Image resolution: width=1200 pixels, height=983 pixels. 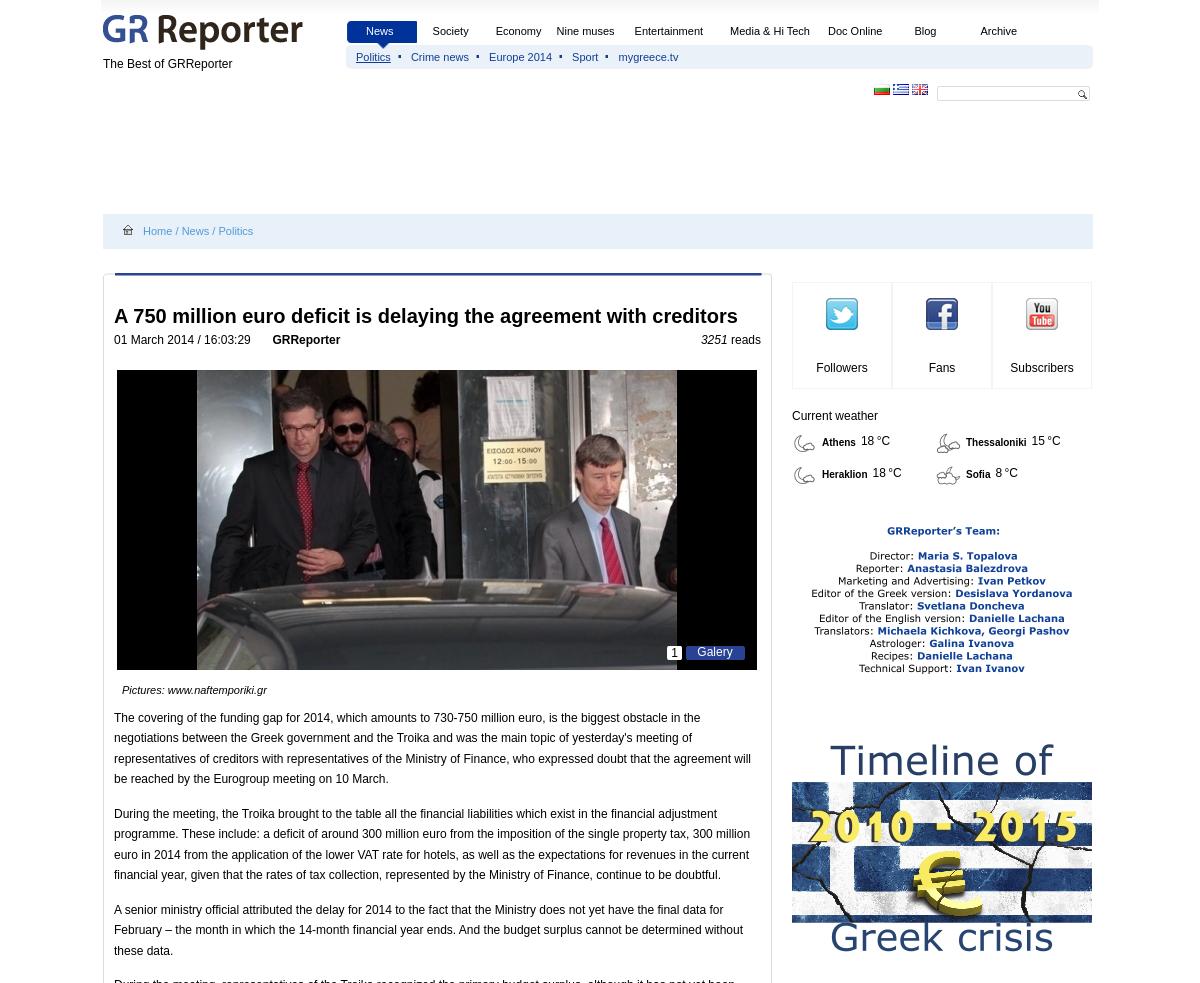 What do you see at coordinates (1032, 5) in the screenshot?
I see `'Thu'` at bounding box center [1032, 5].